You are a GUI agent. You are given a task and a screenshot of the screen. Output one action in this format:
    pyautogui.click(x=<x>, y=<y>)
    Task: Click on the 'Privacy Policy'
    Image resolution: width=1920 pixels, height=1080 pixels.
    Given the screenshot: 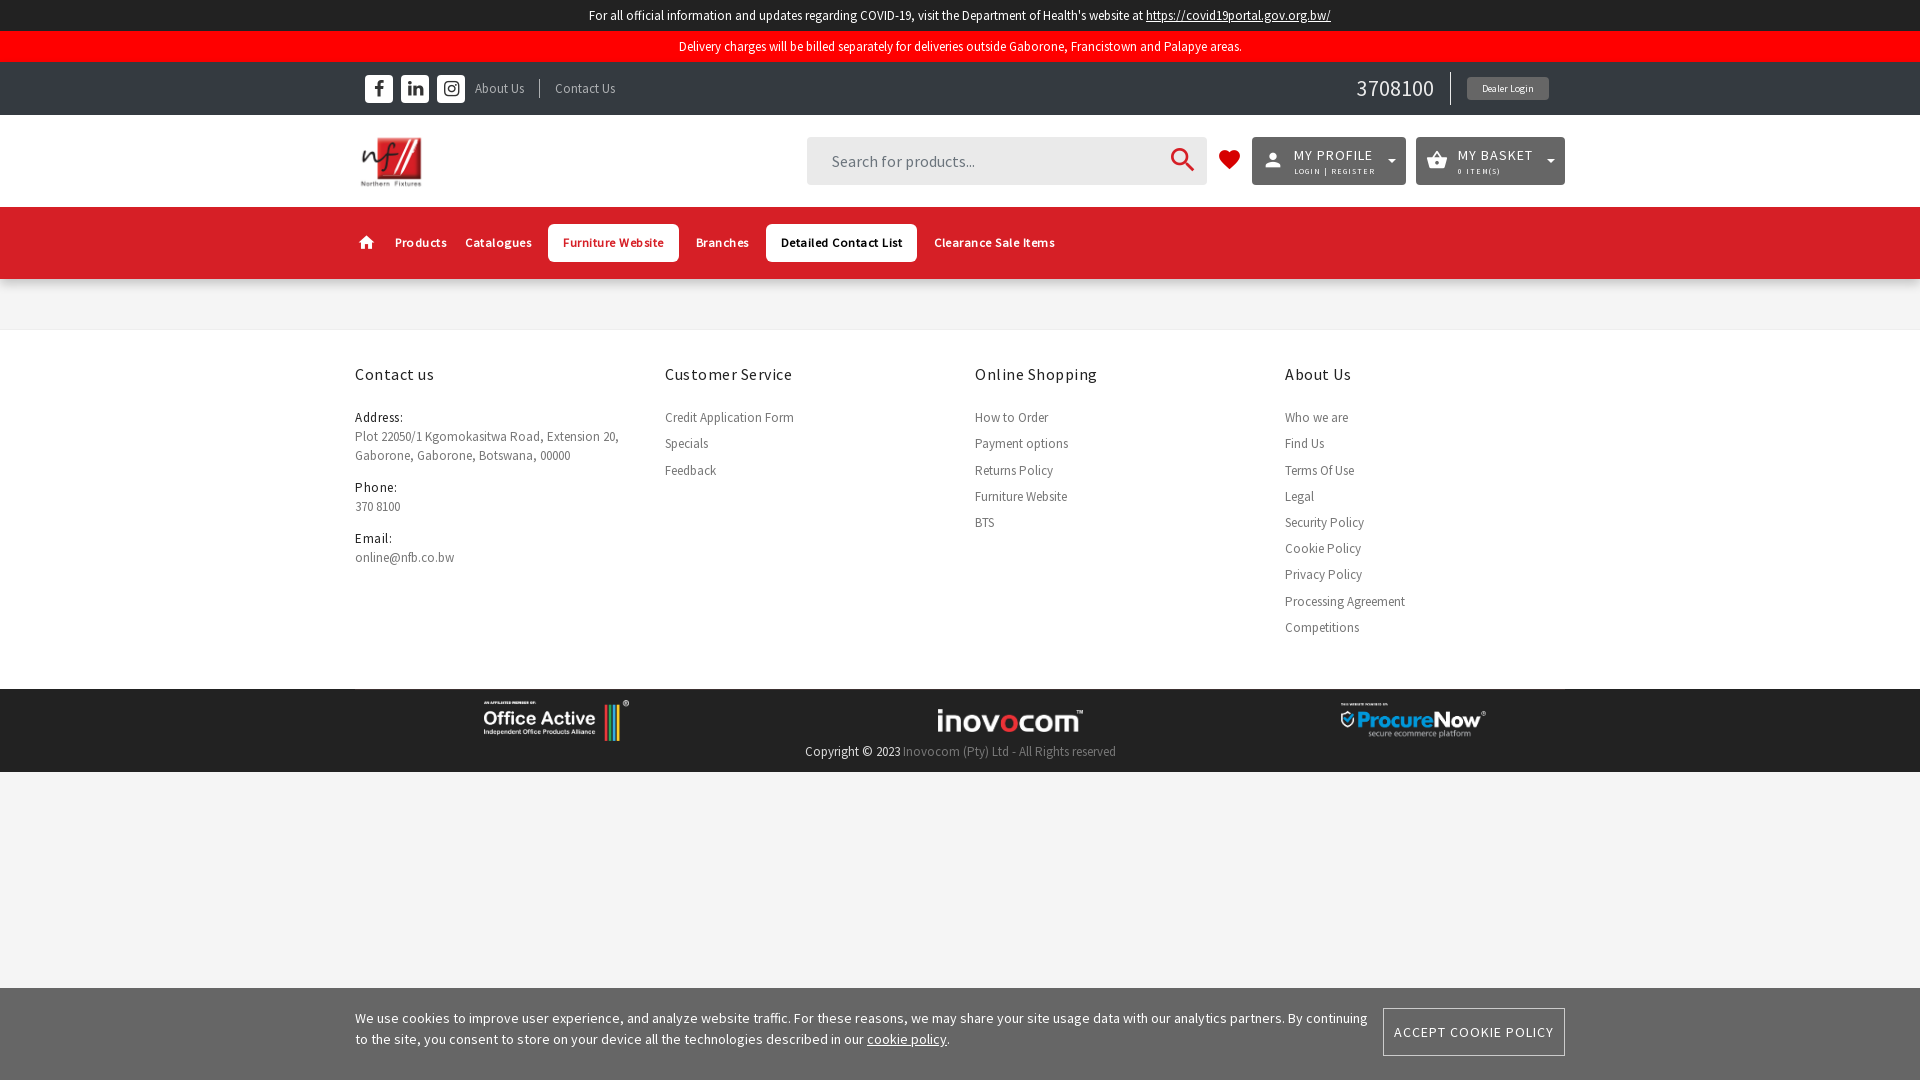 What is the action you would take?
    pyautogui.click(x=1285, y=574)
    